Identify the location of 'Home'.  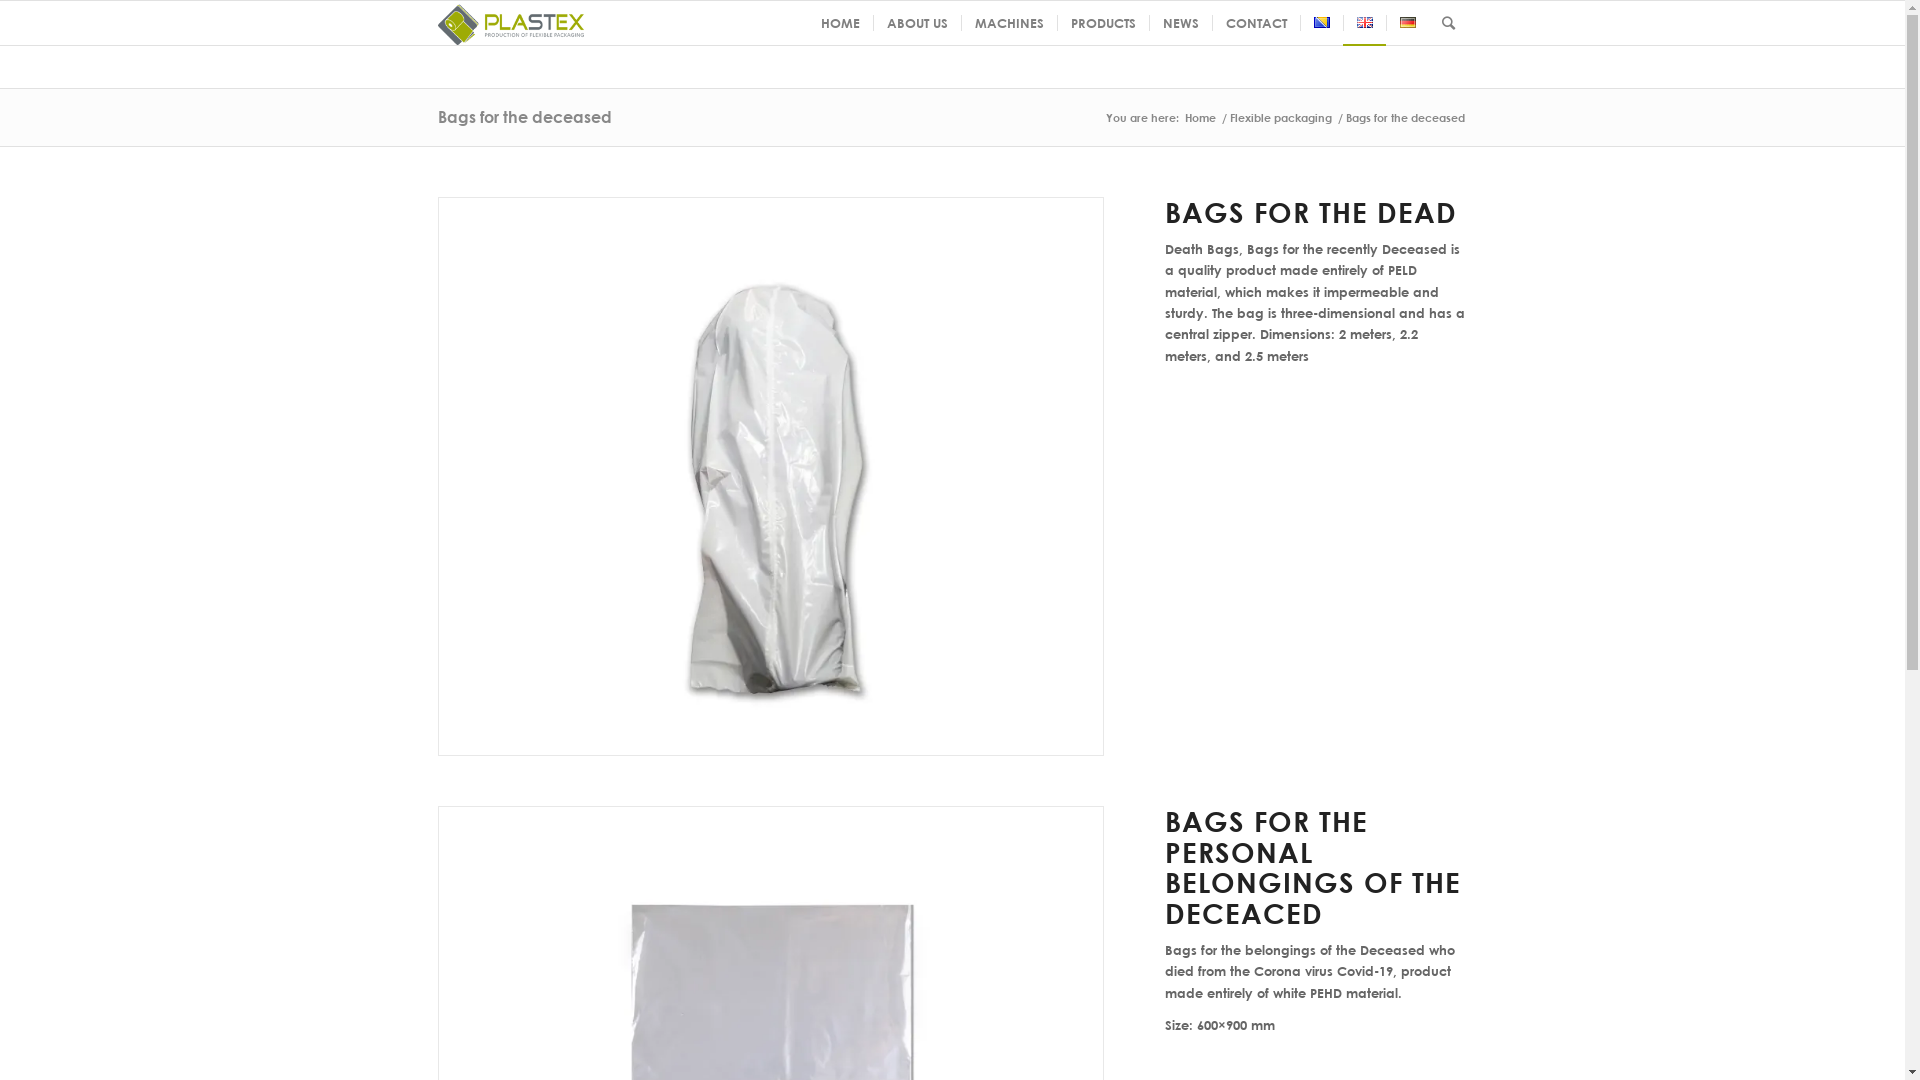
(1181, 117).